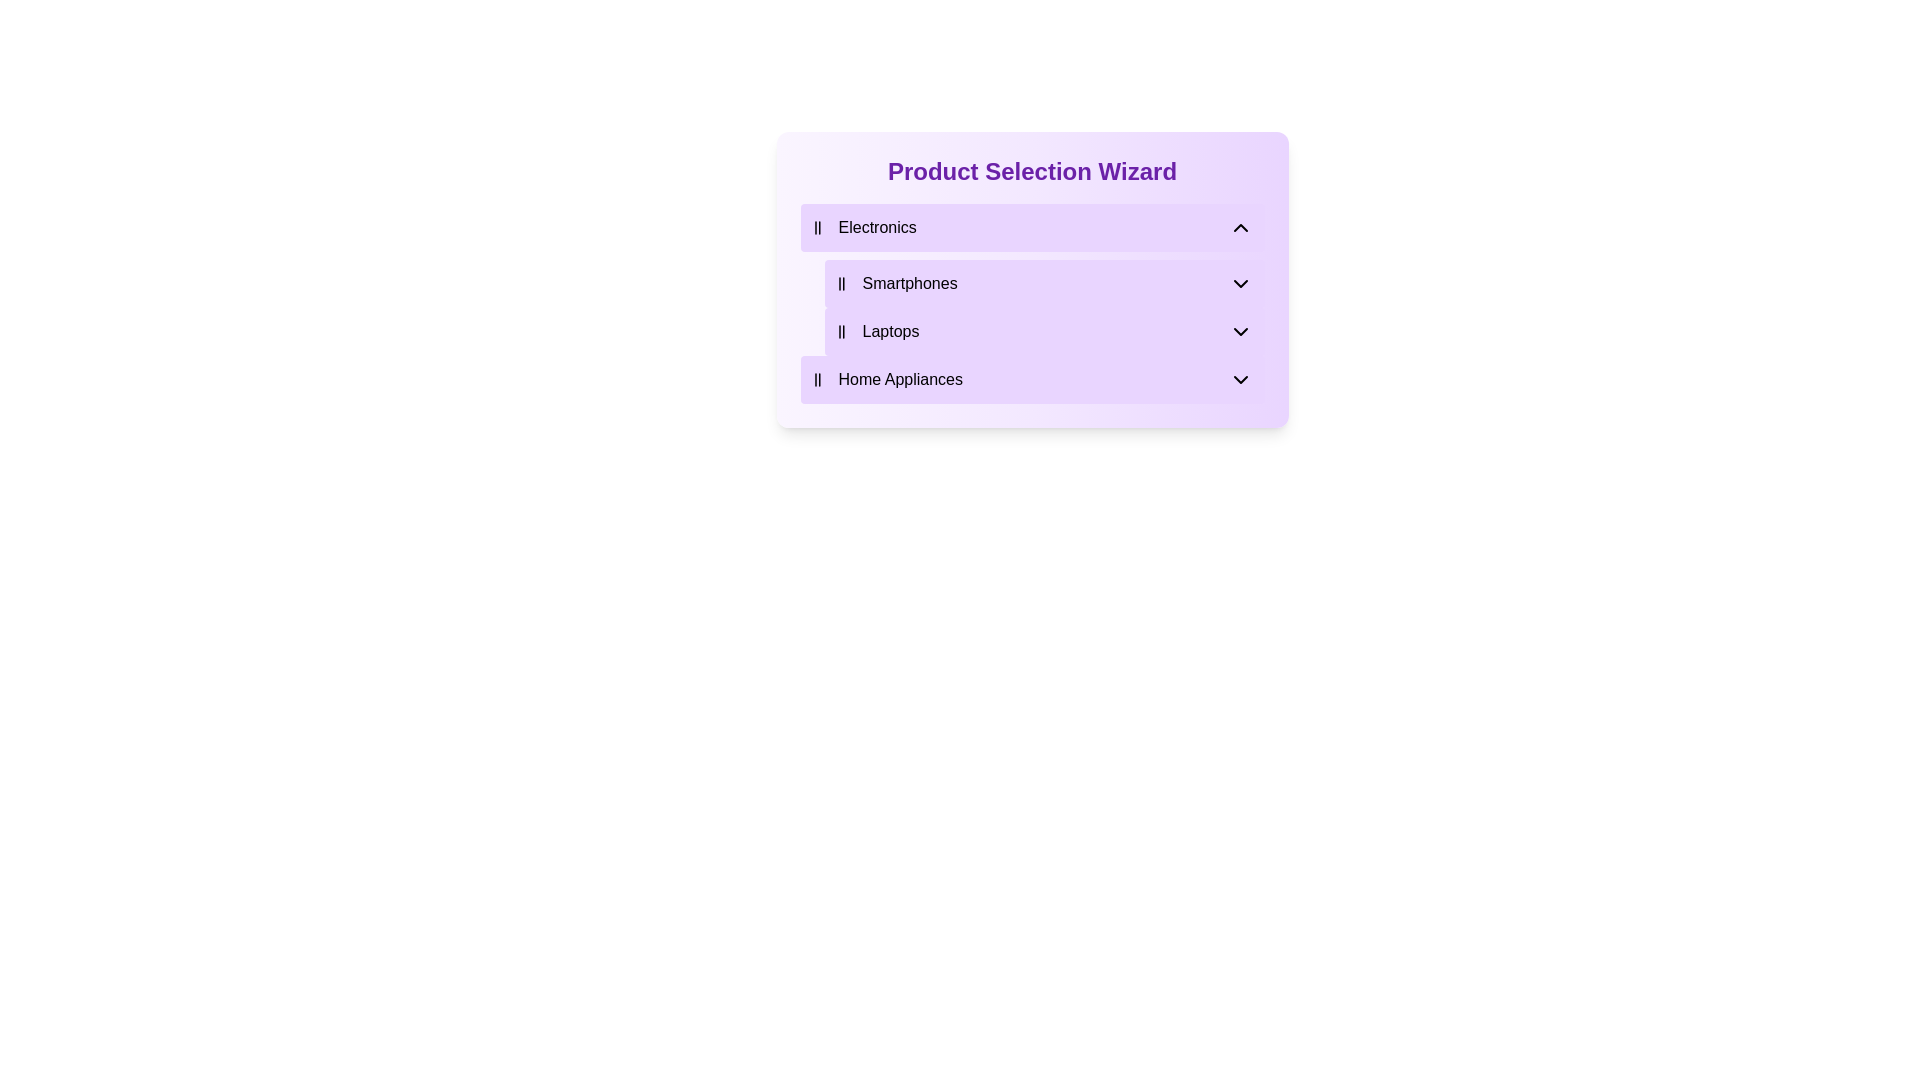  What do you see at coordinates (896, 284) in the screenshot?
I see `'Smartphones' category label, which is positioned within the selection section under 'Electronics', between 'Laptops' and 'Home Appliances'` at bounding box center [896, 284].